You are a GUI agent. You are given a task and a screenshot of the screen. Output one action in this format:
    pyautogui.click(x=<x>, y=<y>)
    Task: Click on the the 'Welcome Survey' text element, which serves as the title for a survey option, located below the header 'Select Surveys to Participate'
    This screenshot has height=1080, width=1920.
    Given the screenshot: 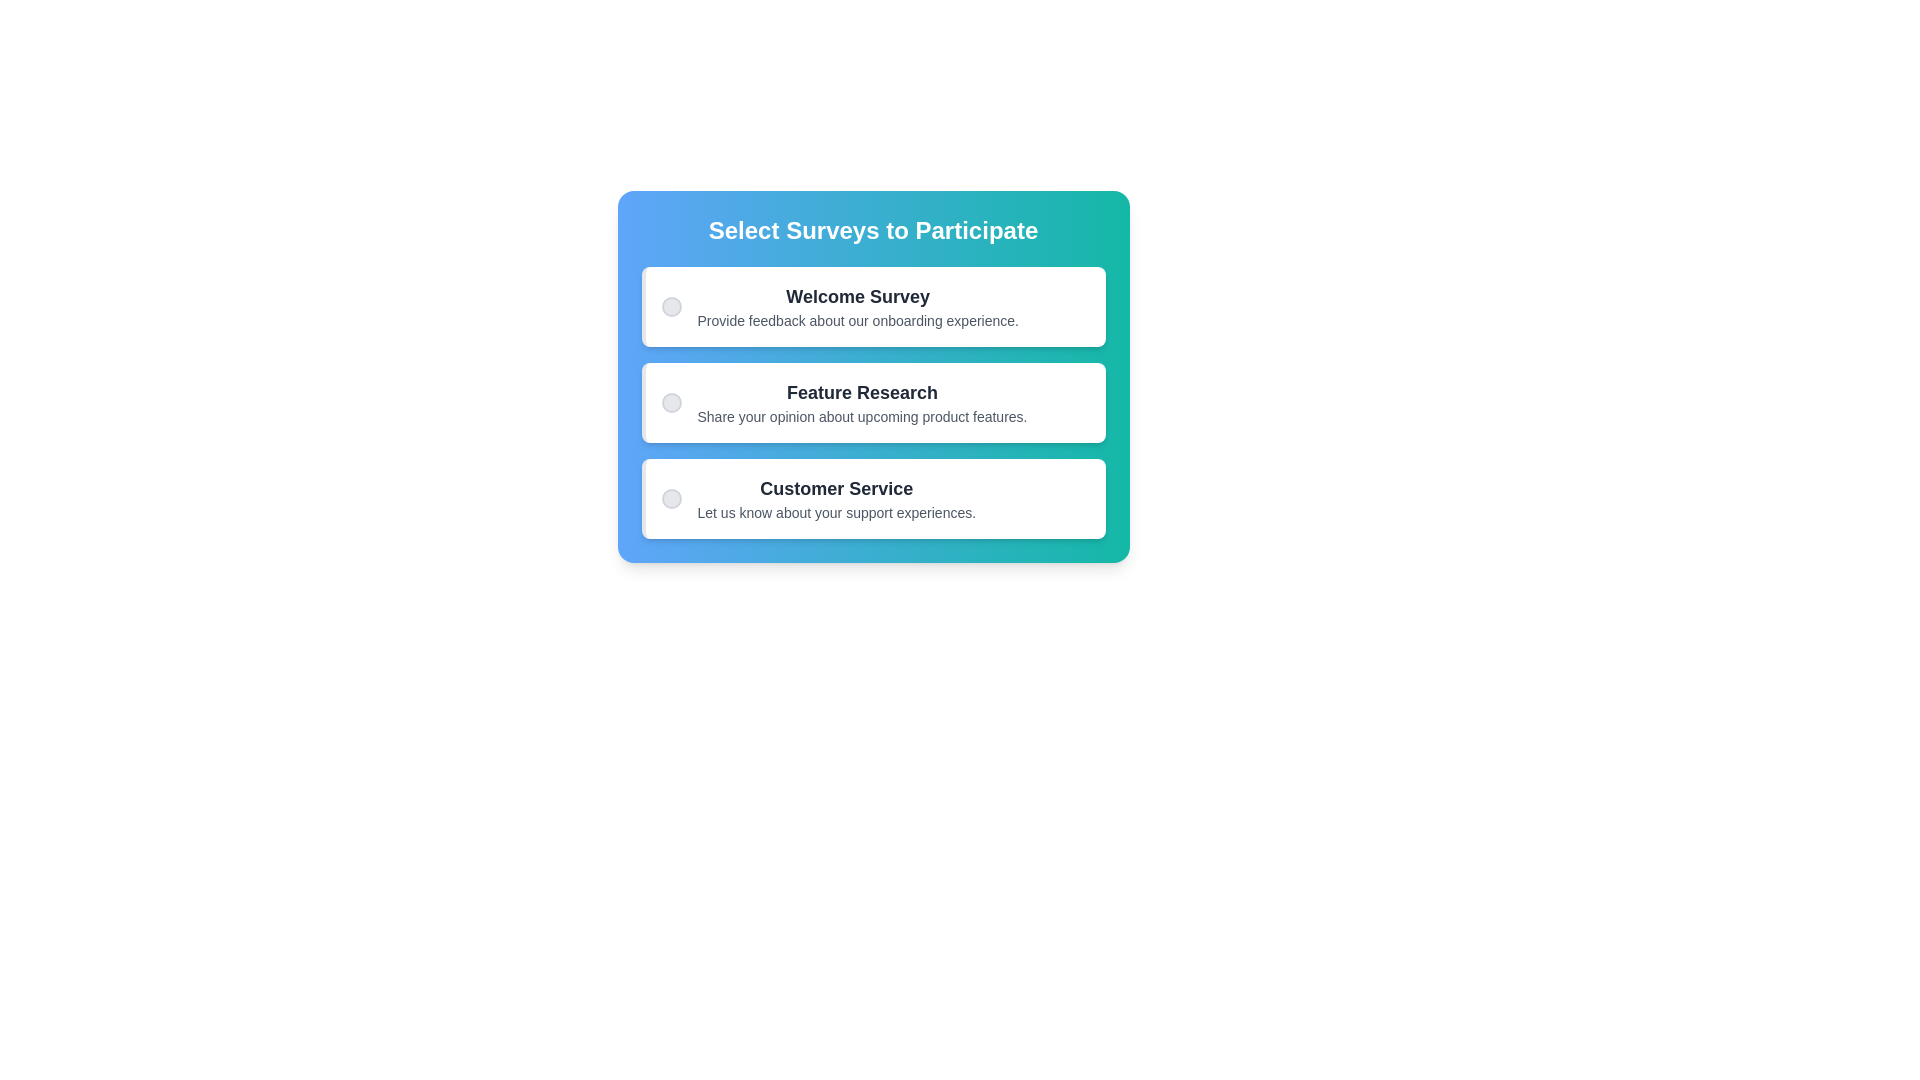 What is the action you would take?
    pyautogui.click(x=858, y=297)
    